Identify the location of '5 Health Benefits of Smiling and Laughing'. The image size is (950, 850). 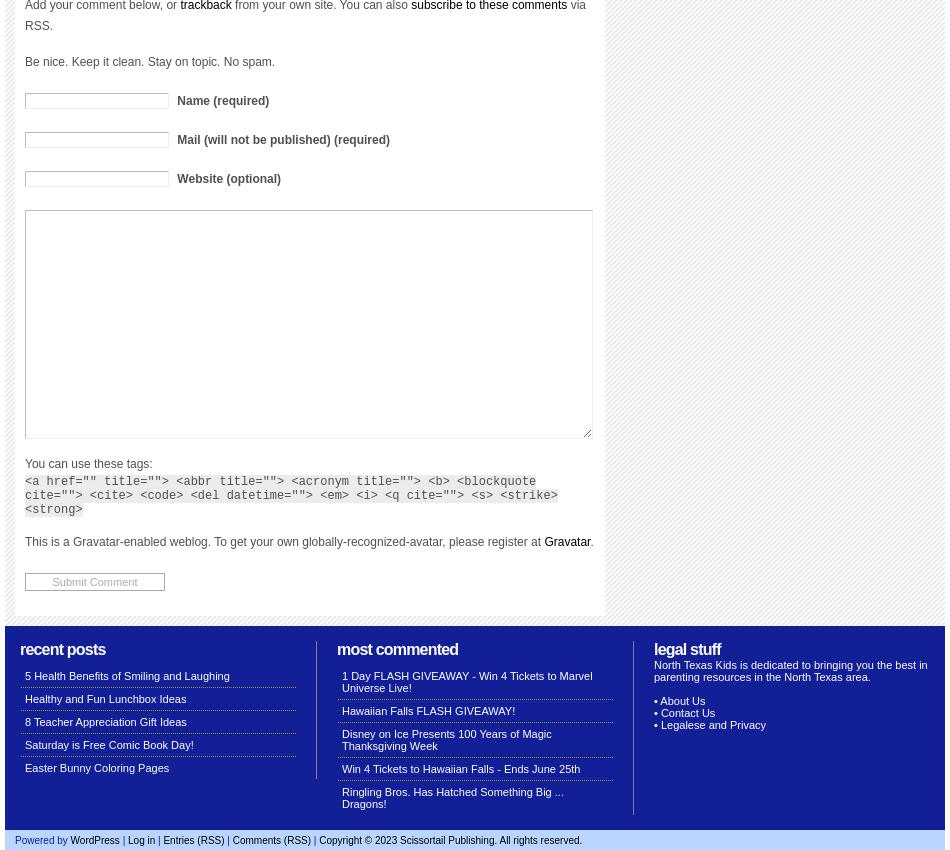
(127, 676).